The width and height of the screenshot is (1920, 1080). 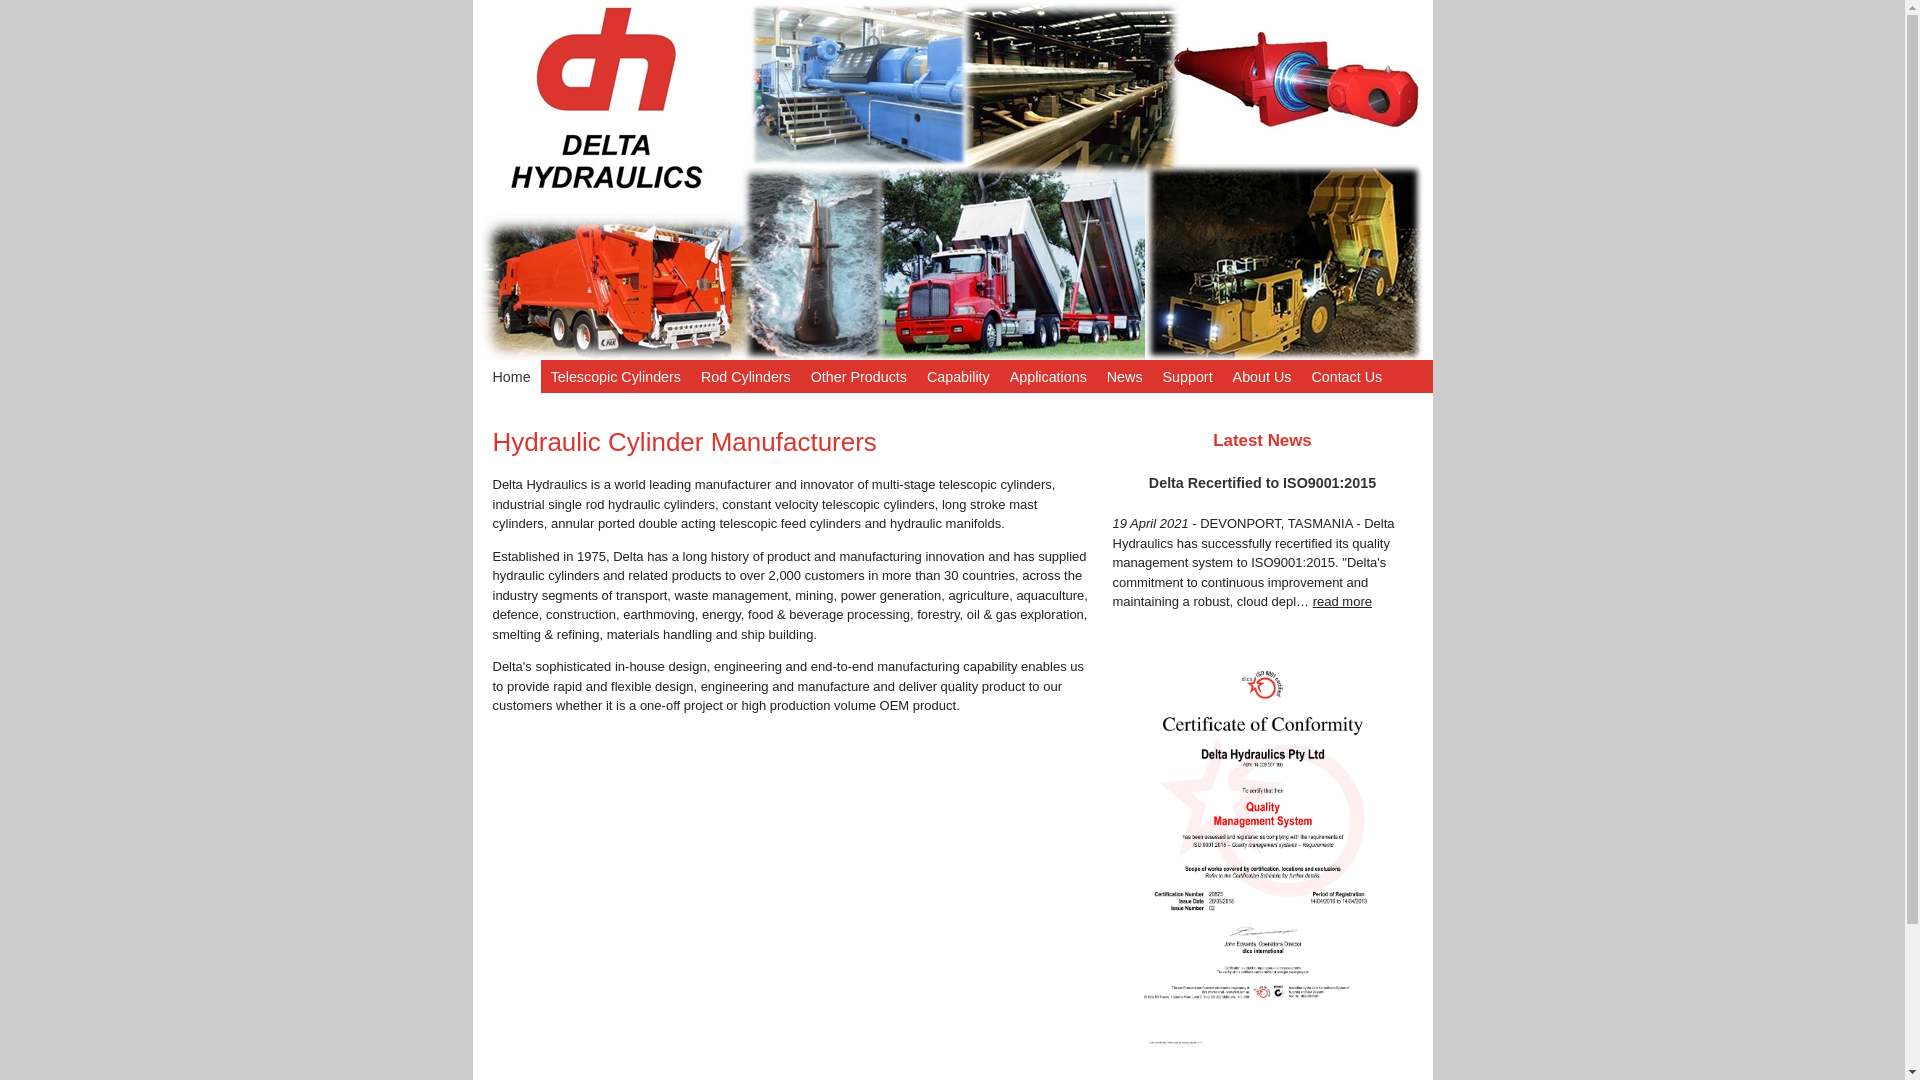 I want to click on 'read more', so click(x=1313, y=600).